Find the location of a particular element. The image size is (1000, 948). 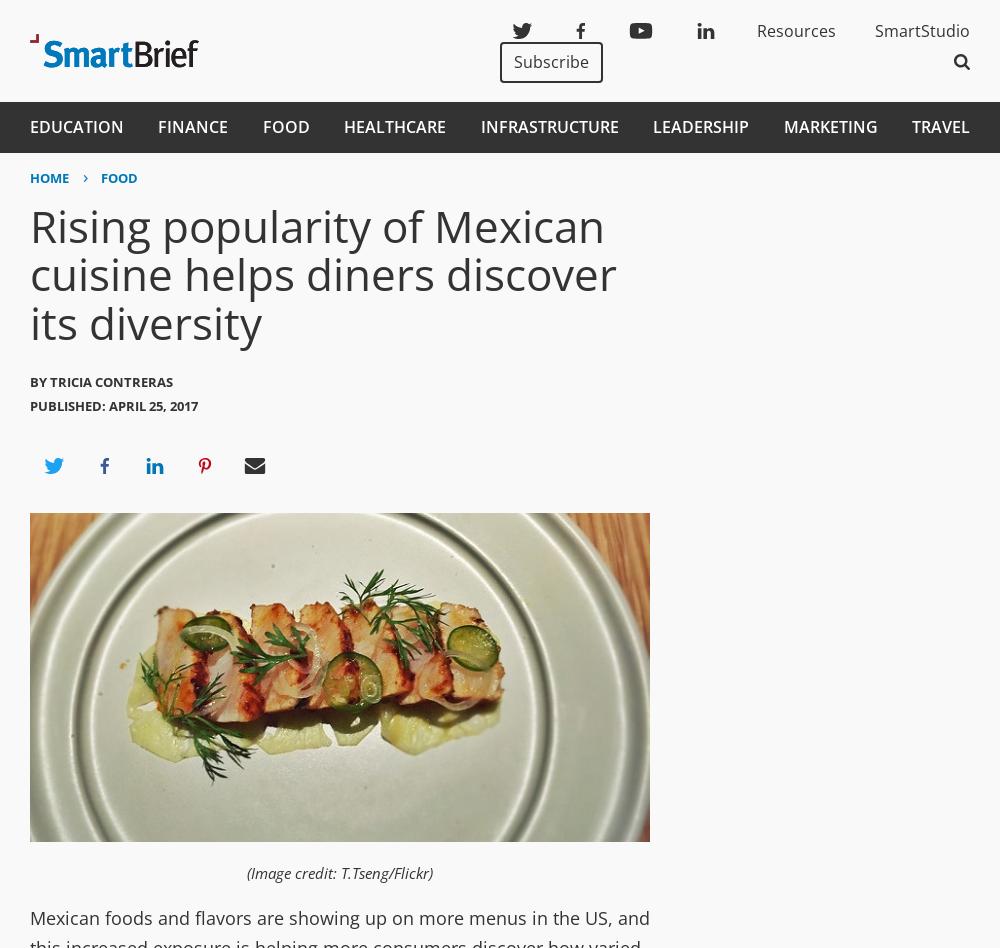

'Subscribe' is located at coordinates (514, 61).